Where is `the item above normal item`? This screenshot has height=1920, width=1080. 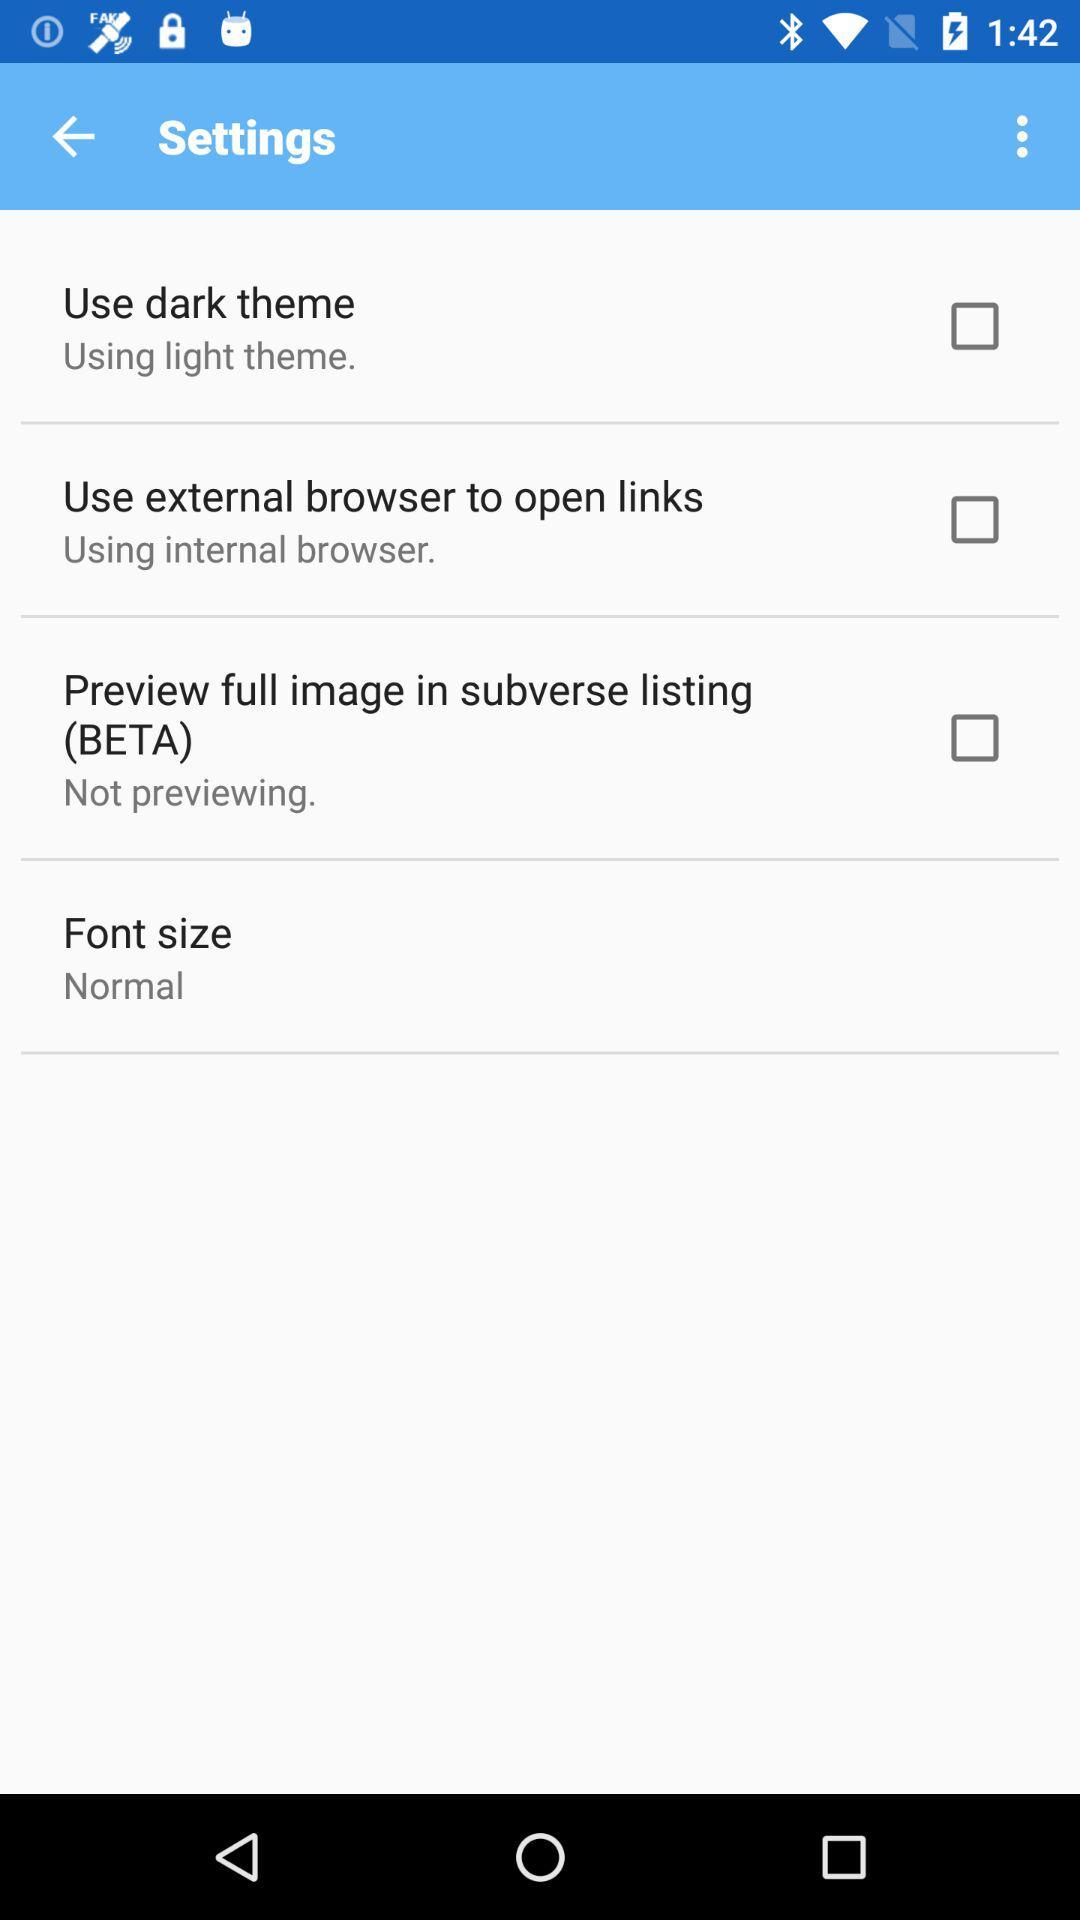
the item above normal item is located at coordinates (146, 930).